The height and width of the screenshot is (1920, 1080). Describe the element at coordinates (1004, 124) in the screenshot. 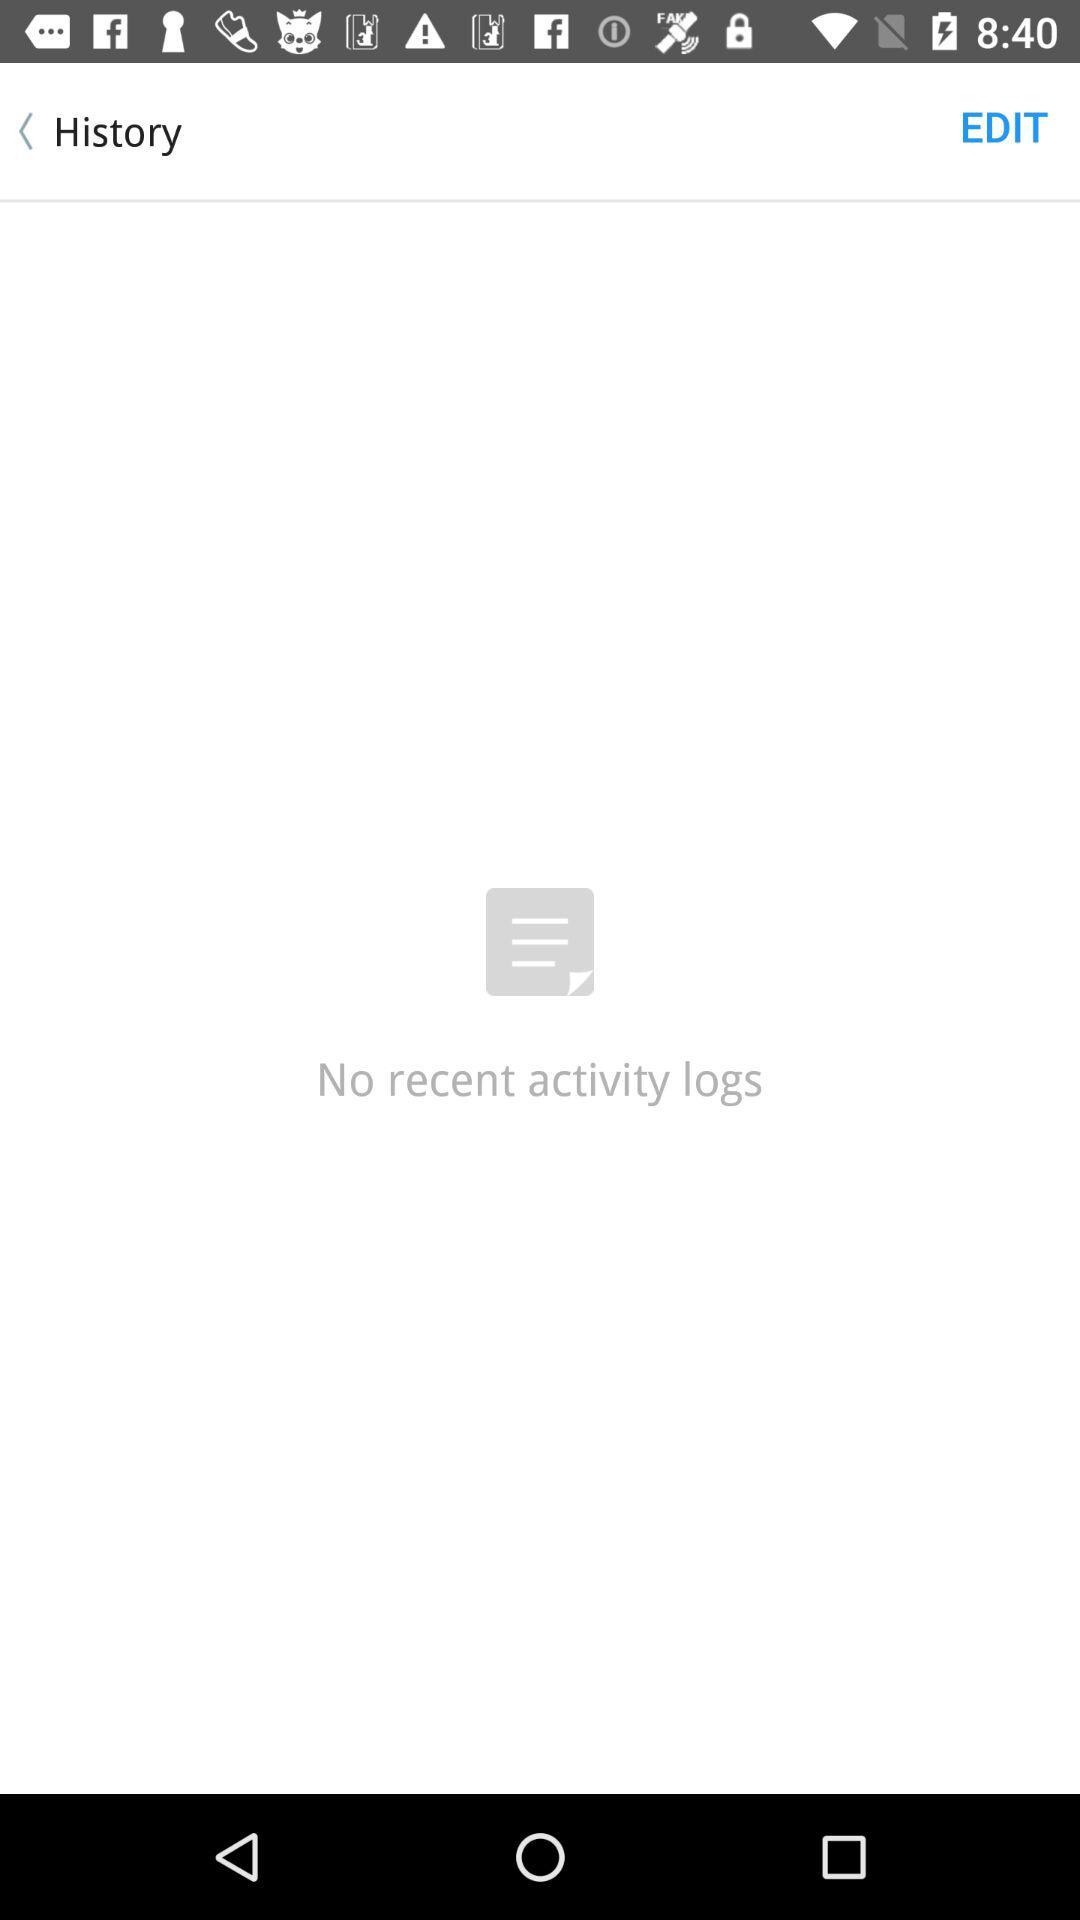

I see `the item at the top right corner` at that location.